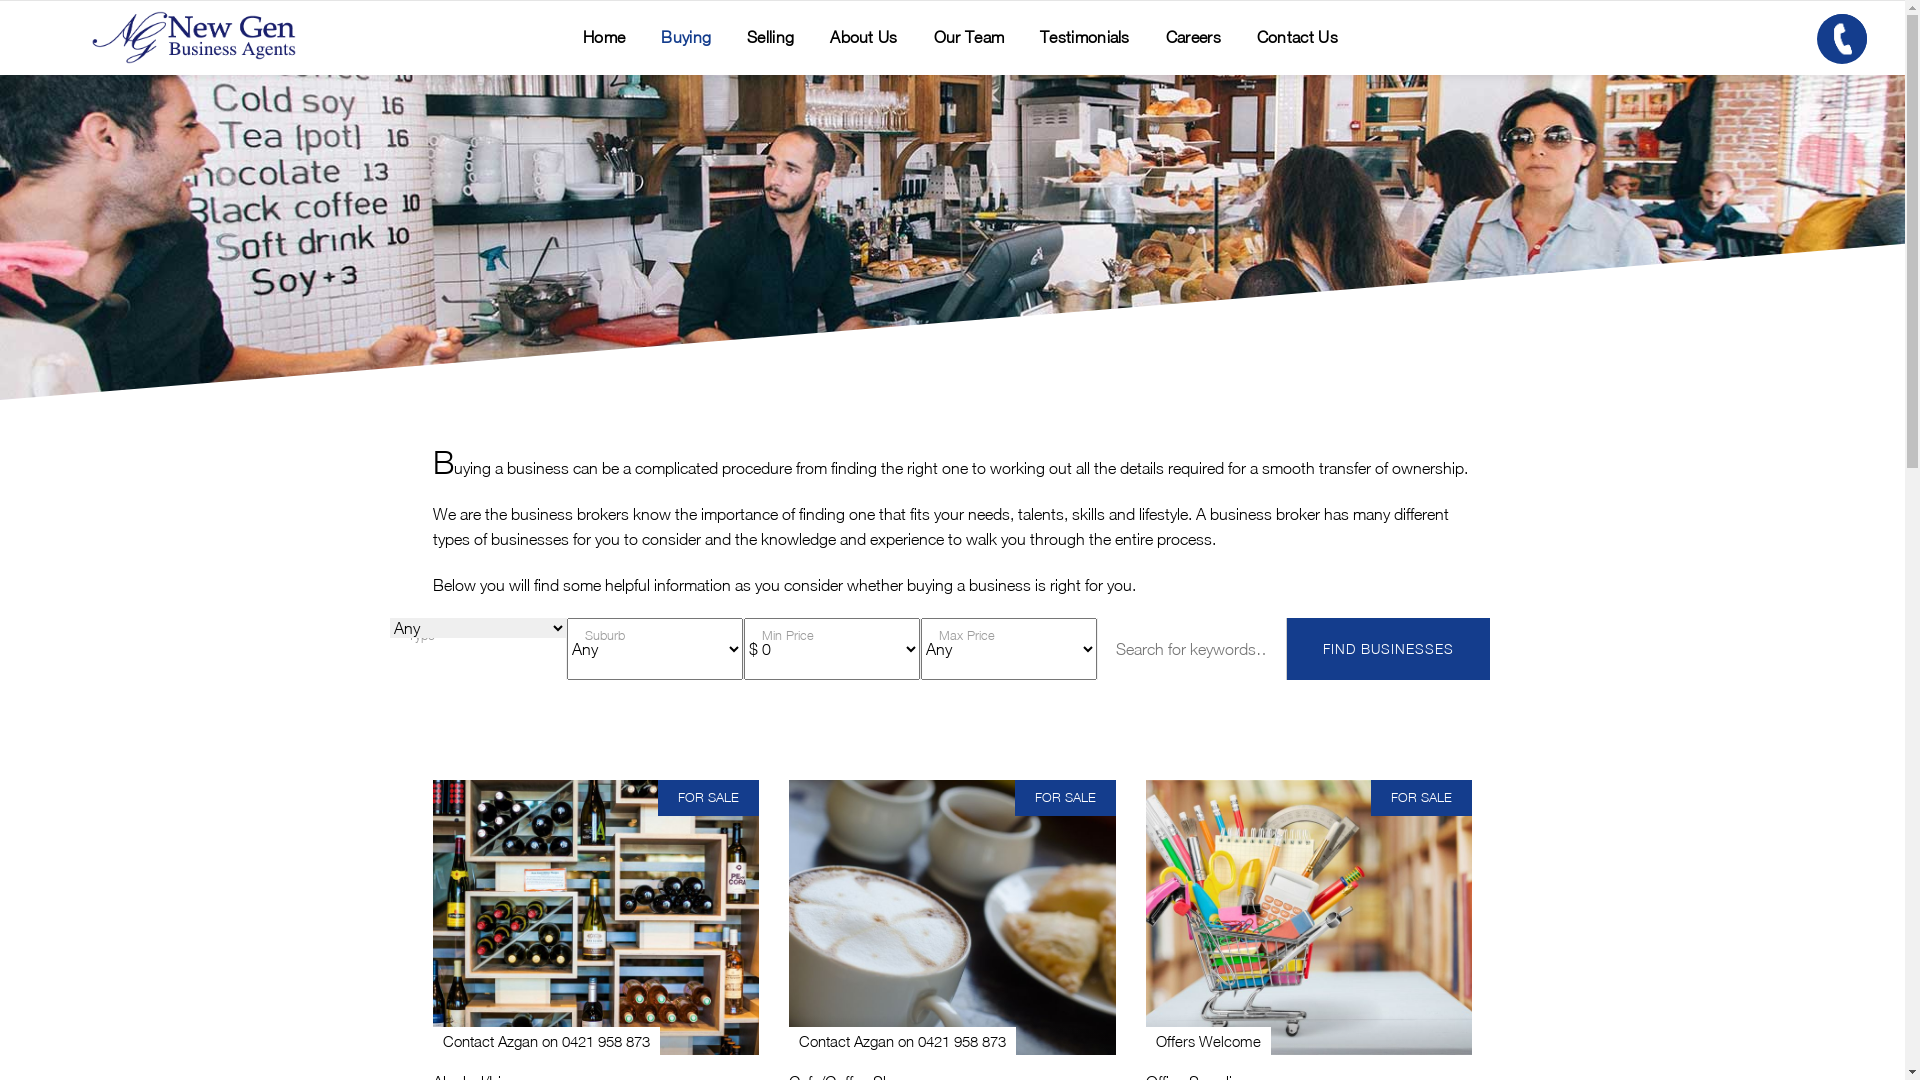 The height and width of the screenshot is (1080, 1920). Describe the element at coordinates (686, 37) in the screenshot. I see `'Buying'` at that location.